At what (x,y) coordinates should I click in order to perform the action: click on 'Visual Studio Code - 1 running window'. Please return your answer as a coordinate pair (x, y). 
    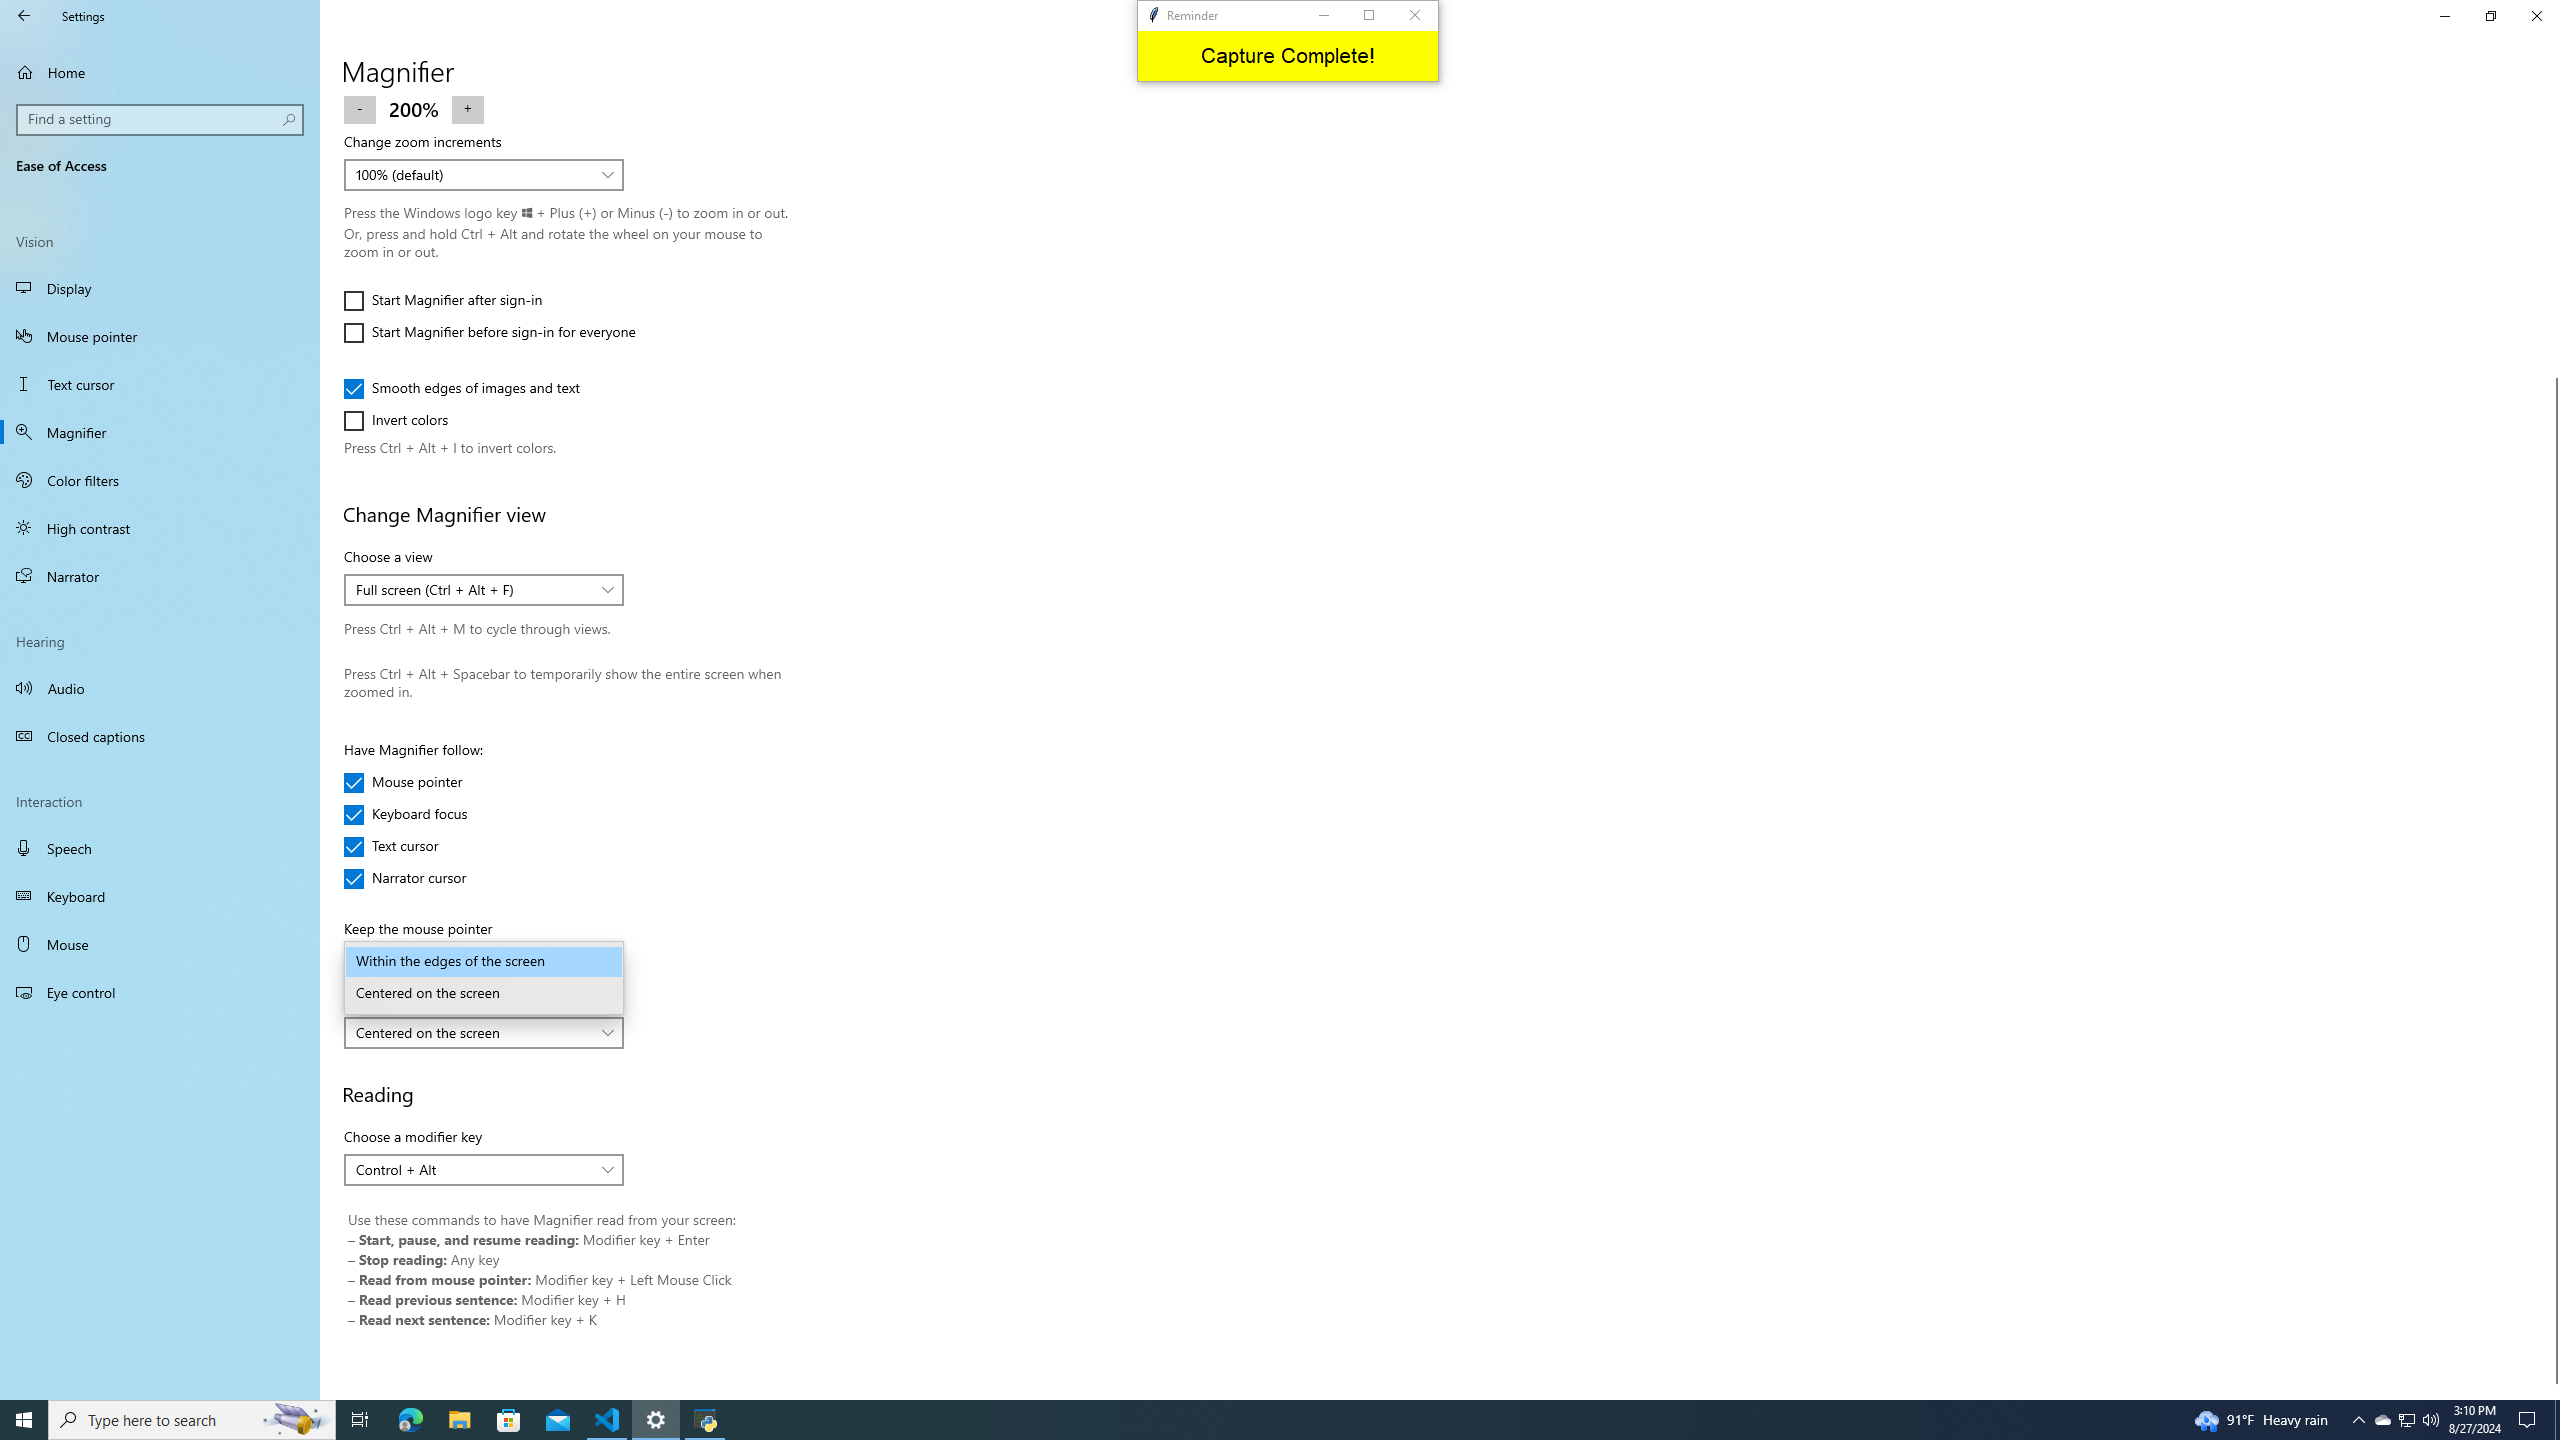
    Looking at the image, I should click on (607, 1418).